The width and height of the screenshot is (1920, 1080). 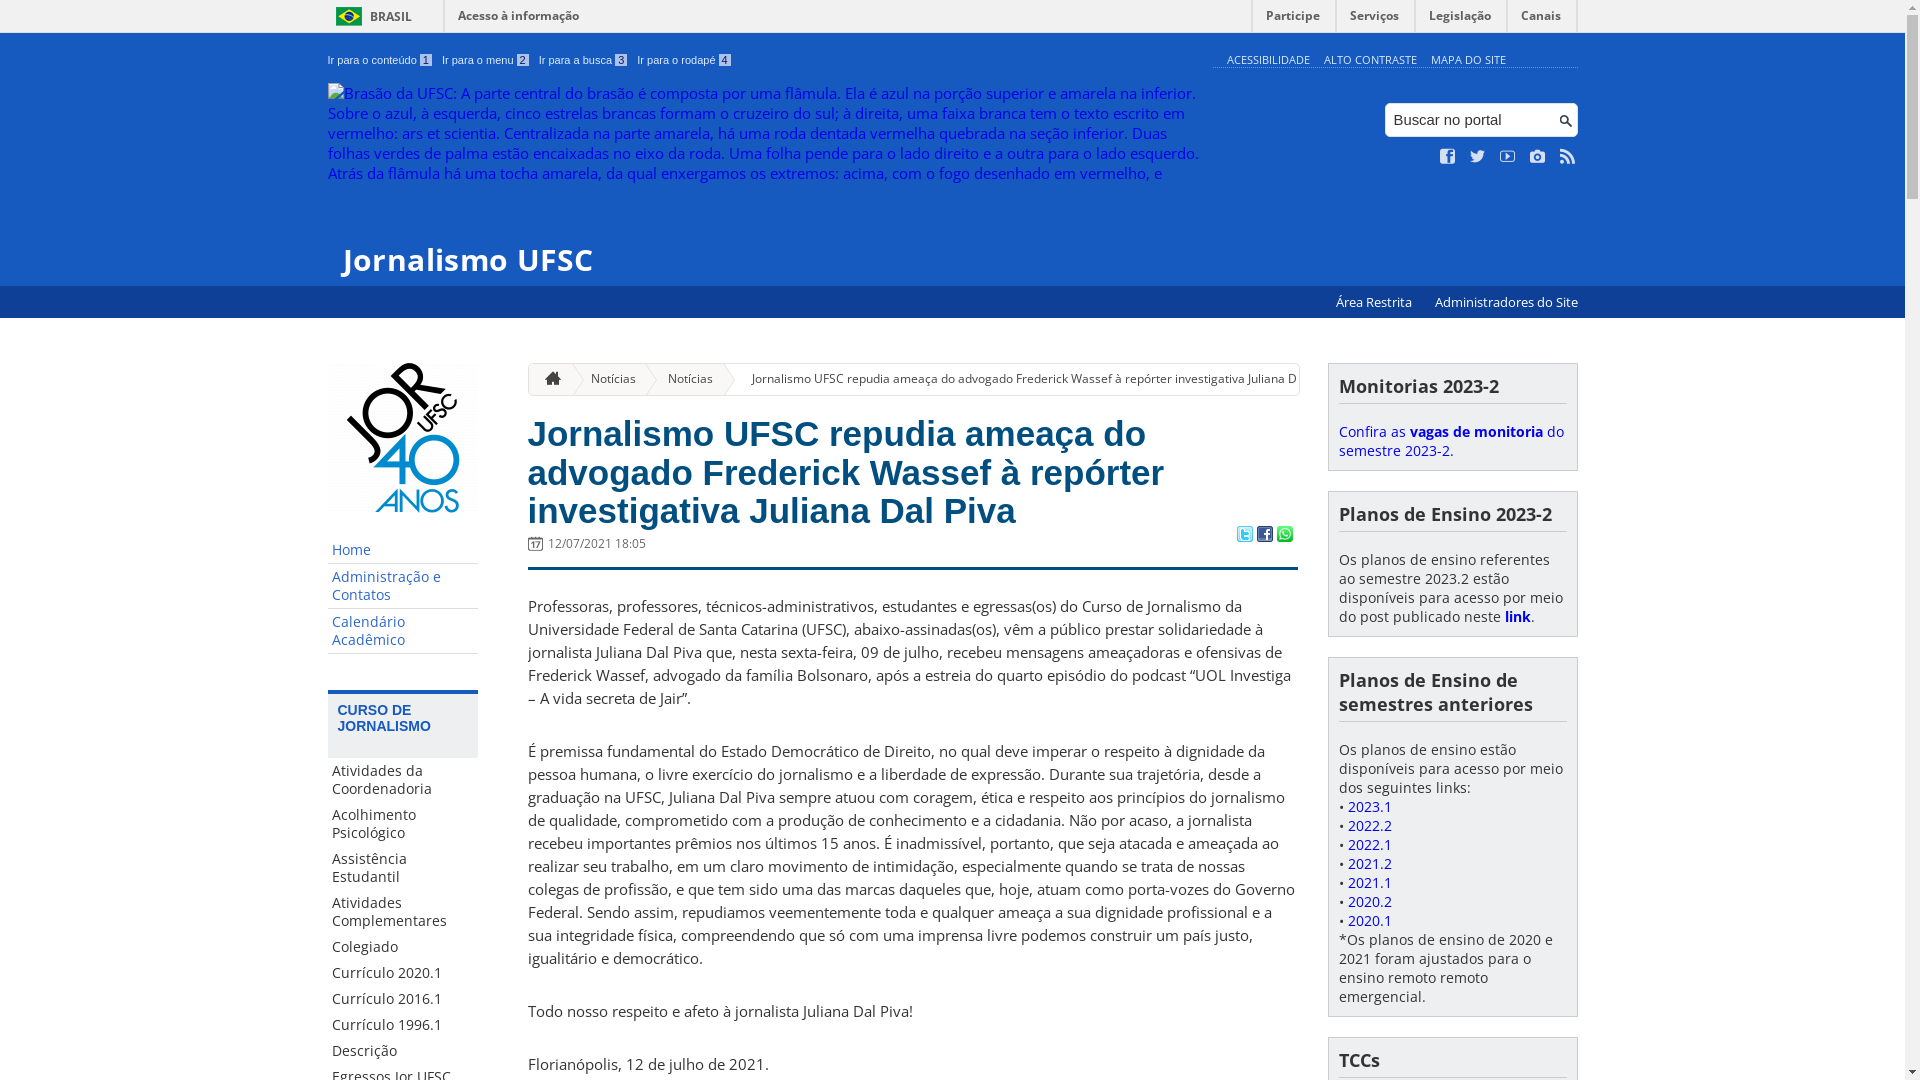 What do you see at coordinates (1266, 58) in the screenshot?
I see `'ACESSIBILIDADE'` at bounding box center [1266, 58].